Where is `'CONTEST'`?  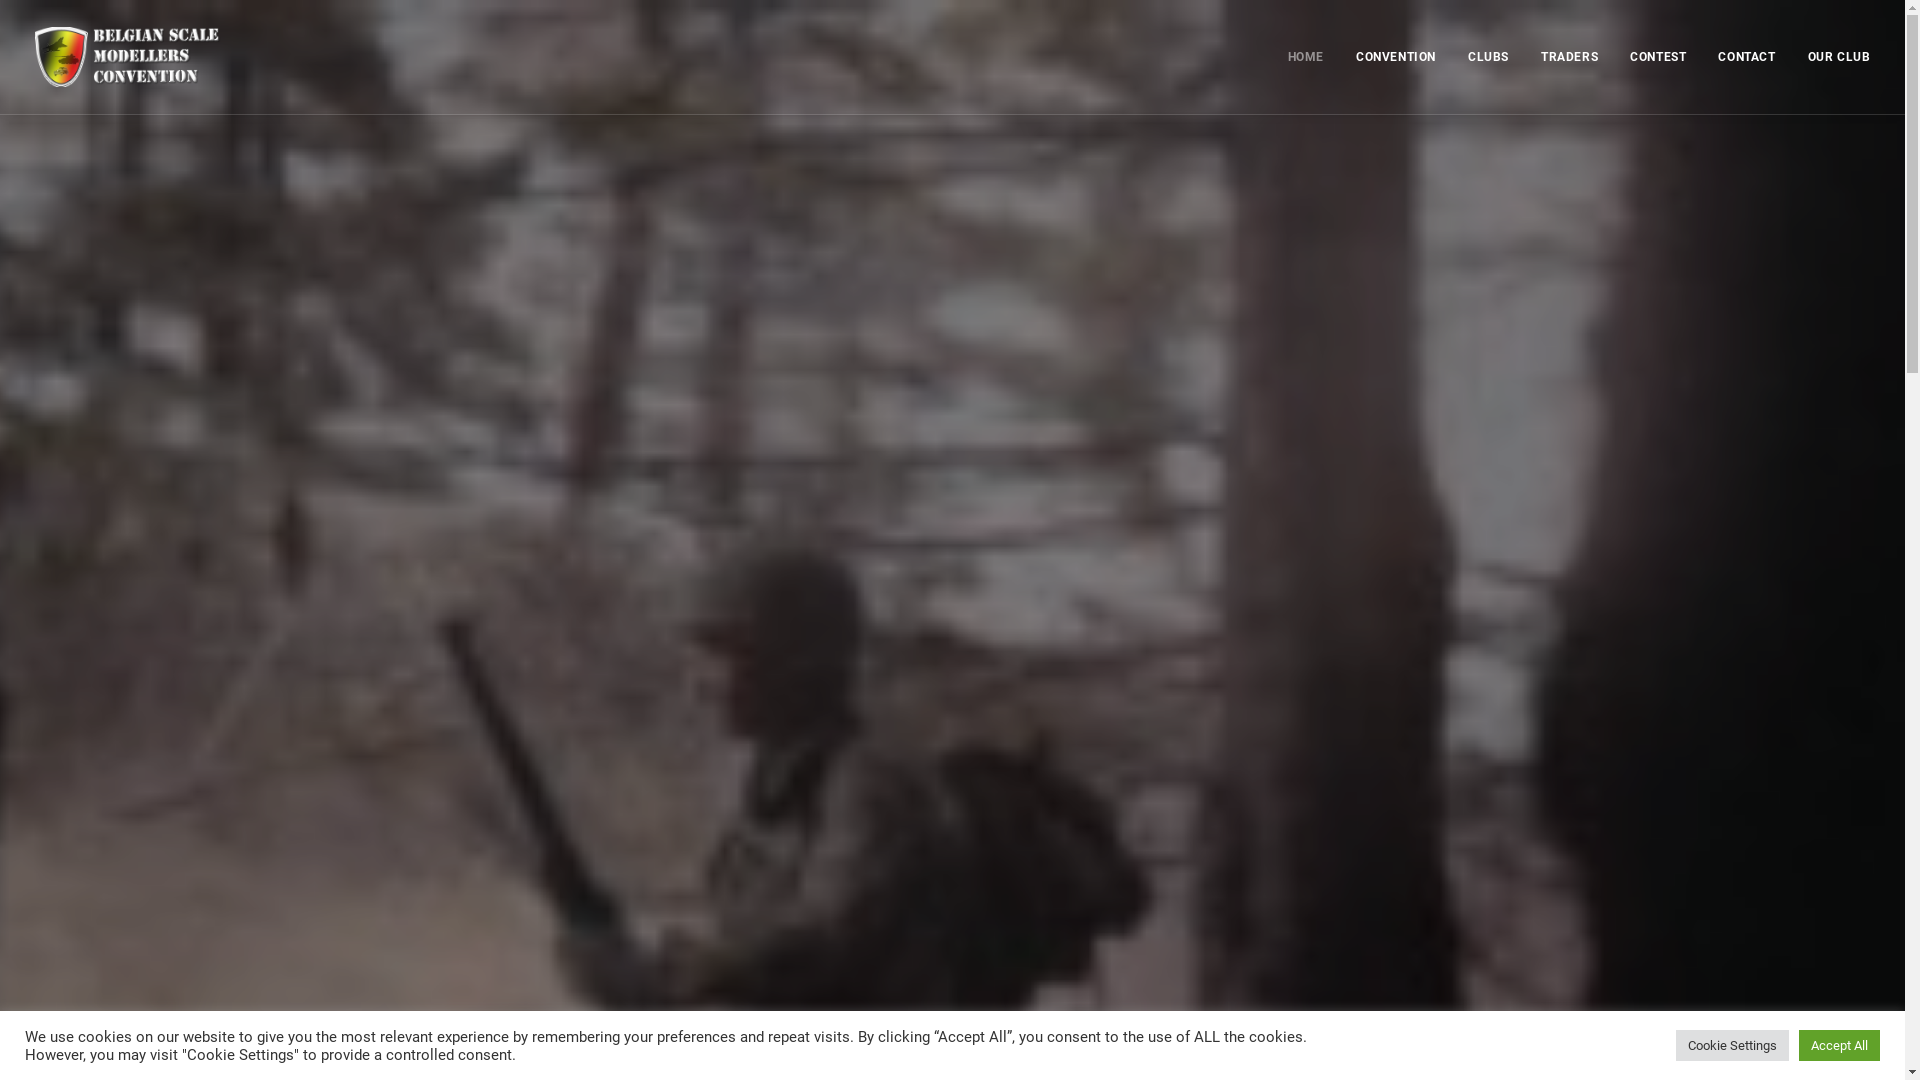
'CONTEST' is located at coordinates (1657, 56).